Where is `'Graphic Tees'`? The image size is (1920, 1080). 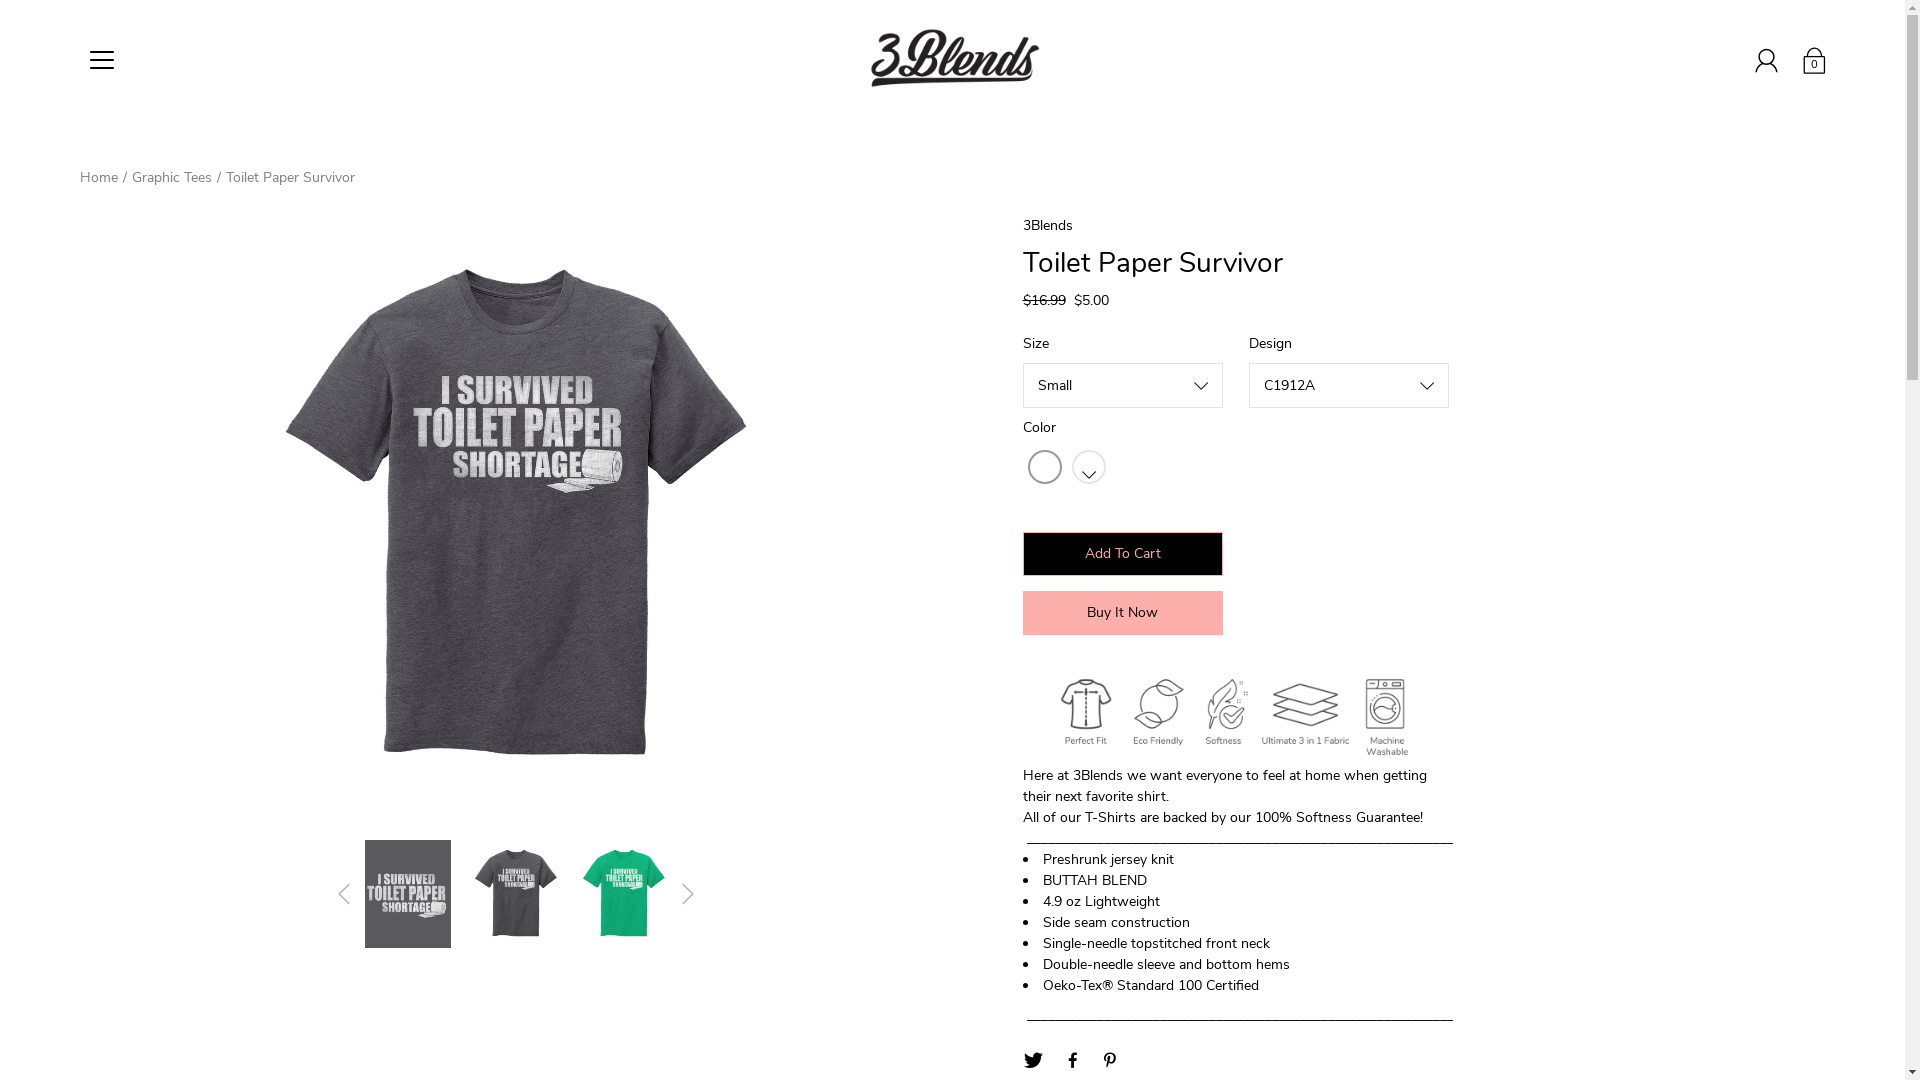 'Graphic Tees' is located at coordinates (172, 176).